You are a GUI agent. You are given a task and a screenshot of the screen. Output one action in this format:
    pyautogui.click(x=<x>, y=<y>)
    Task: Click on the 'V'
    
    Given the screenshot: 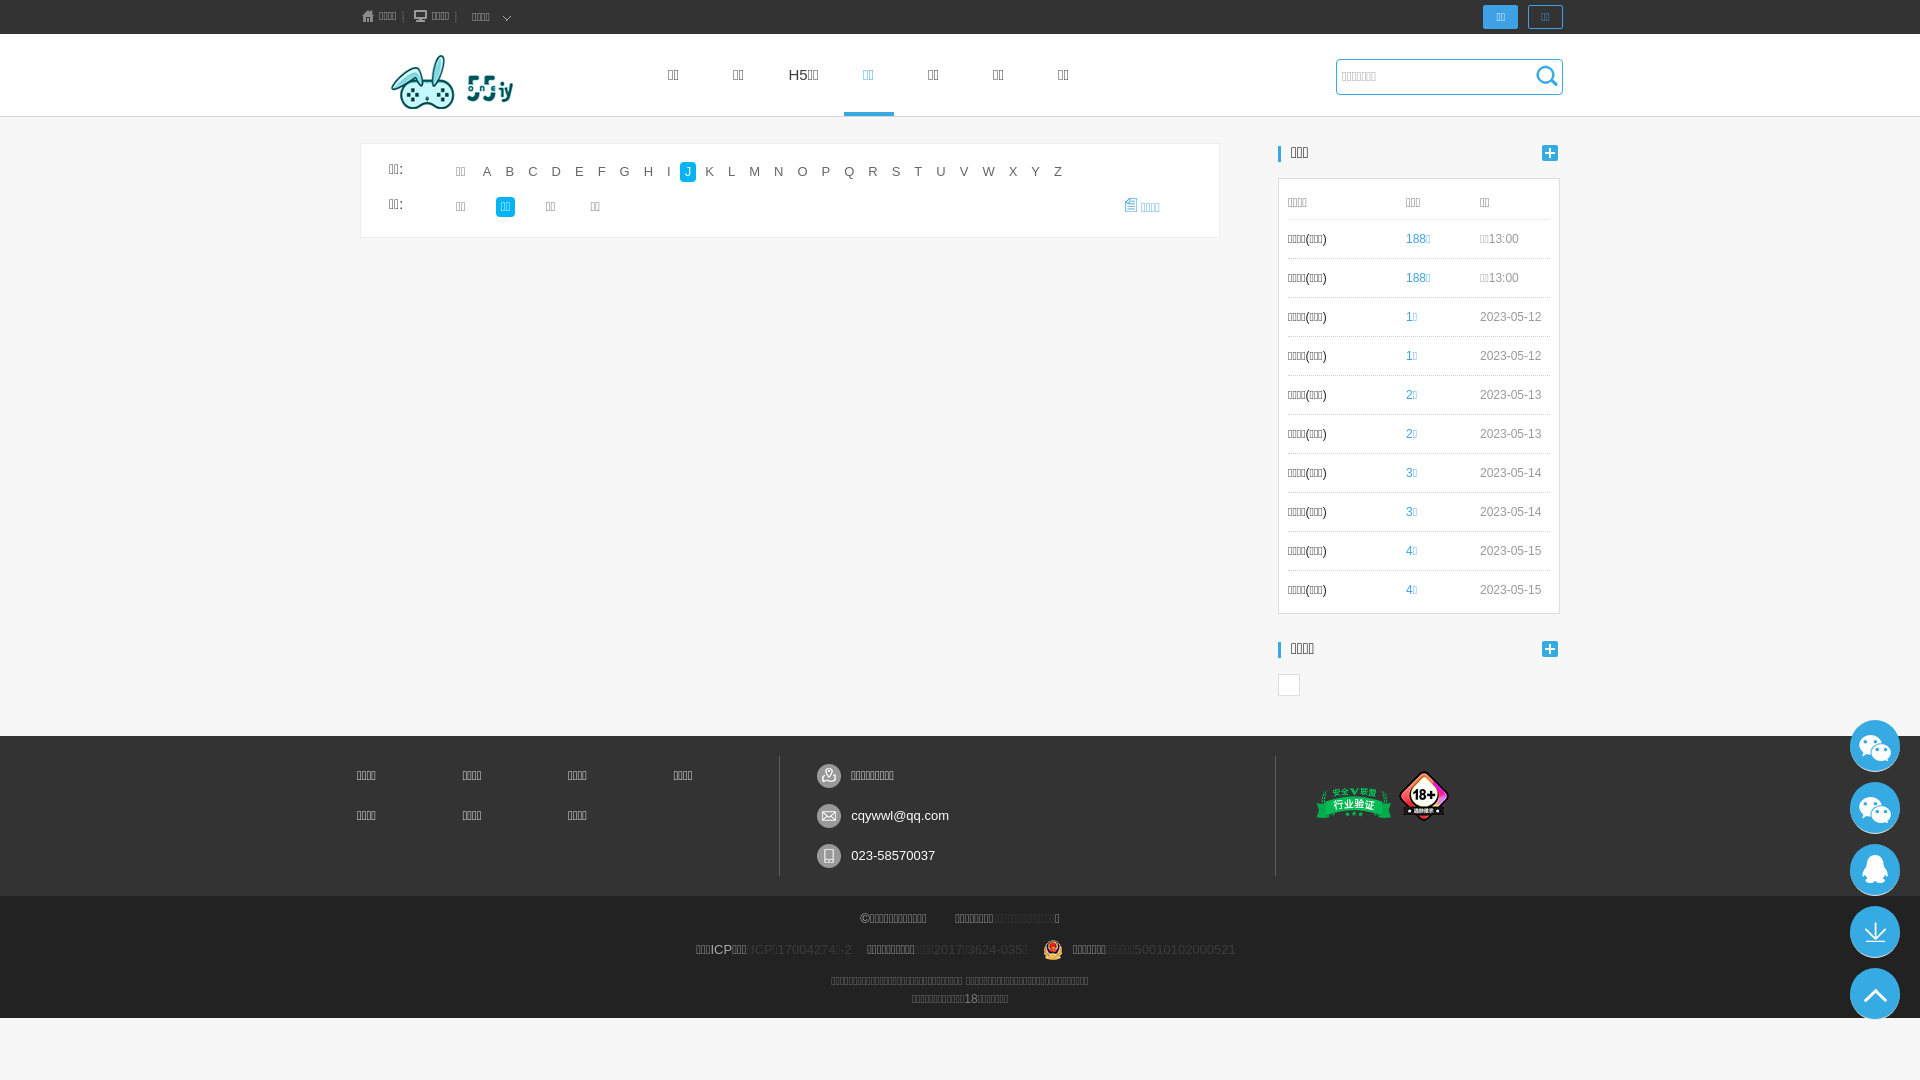 What is the action you would take?
    pyautogui.click(x=964, y=171)
    